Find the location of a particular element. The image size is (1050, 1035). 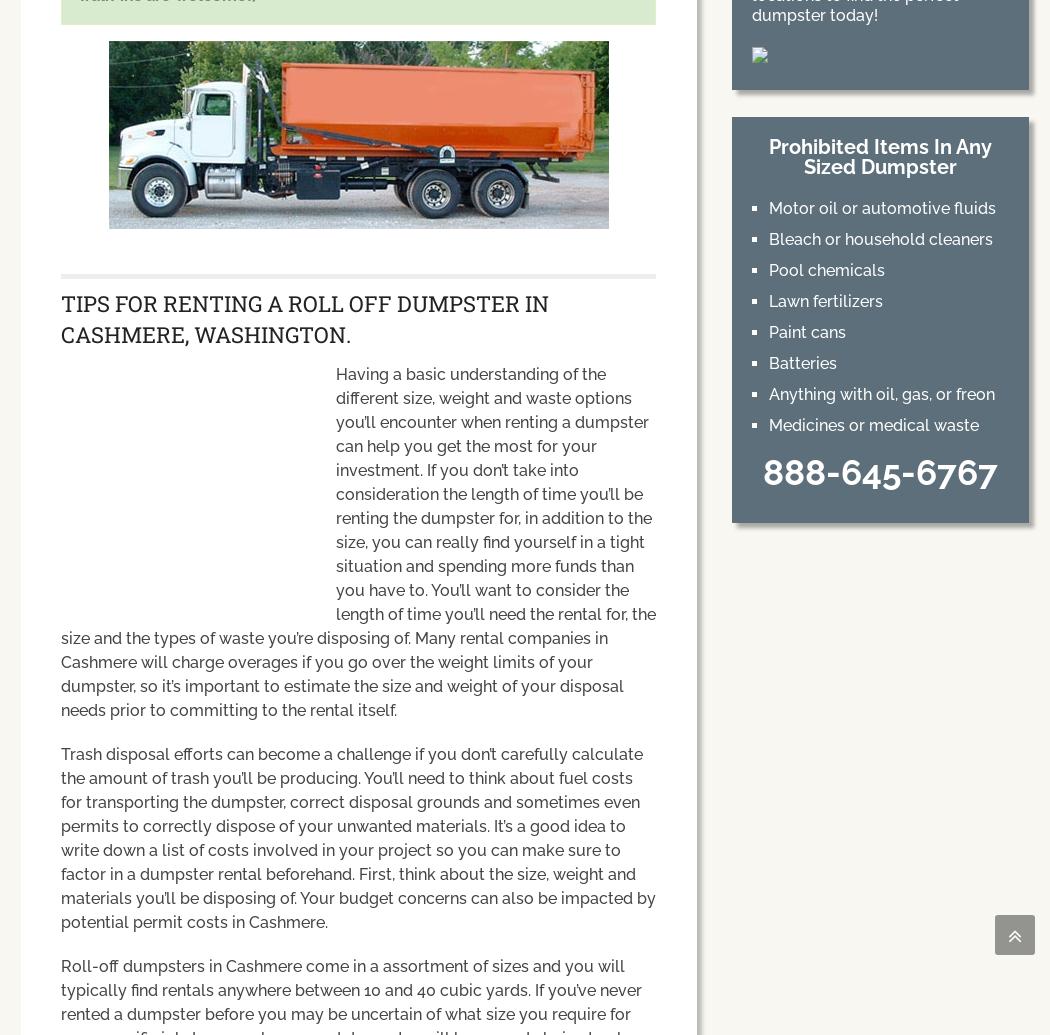

'Motor oil or automotive fluids' is located at coordinates (880, 208).